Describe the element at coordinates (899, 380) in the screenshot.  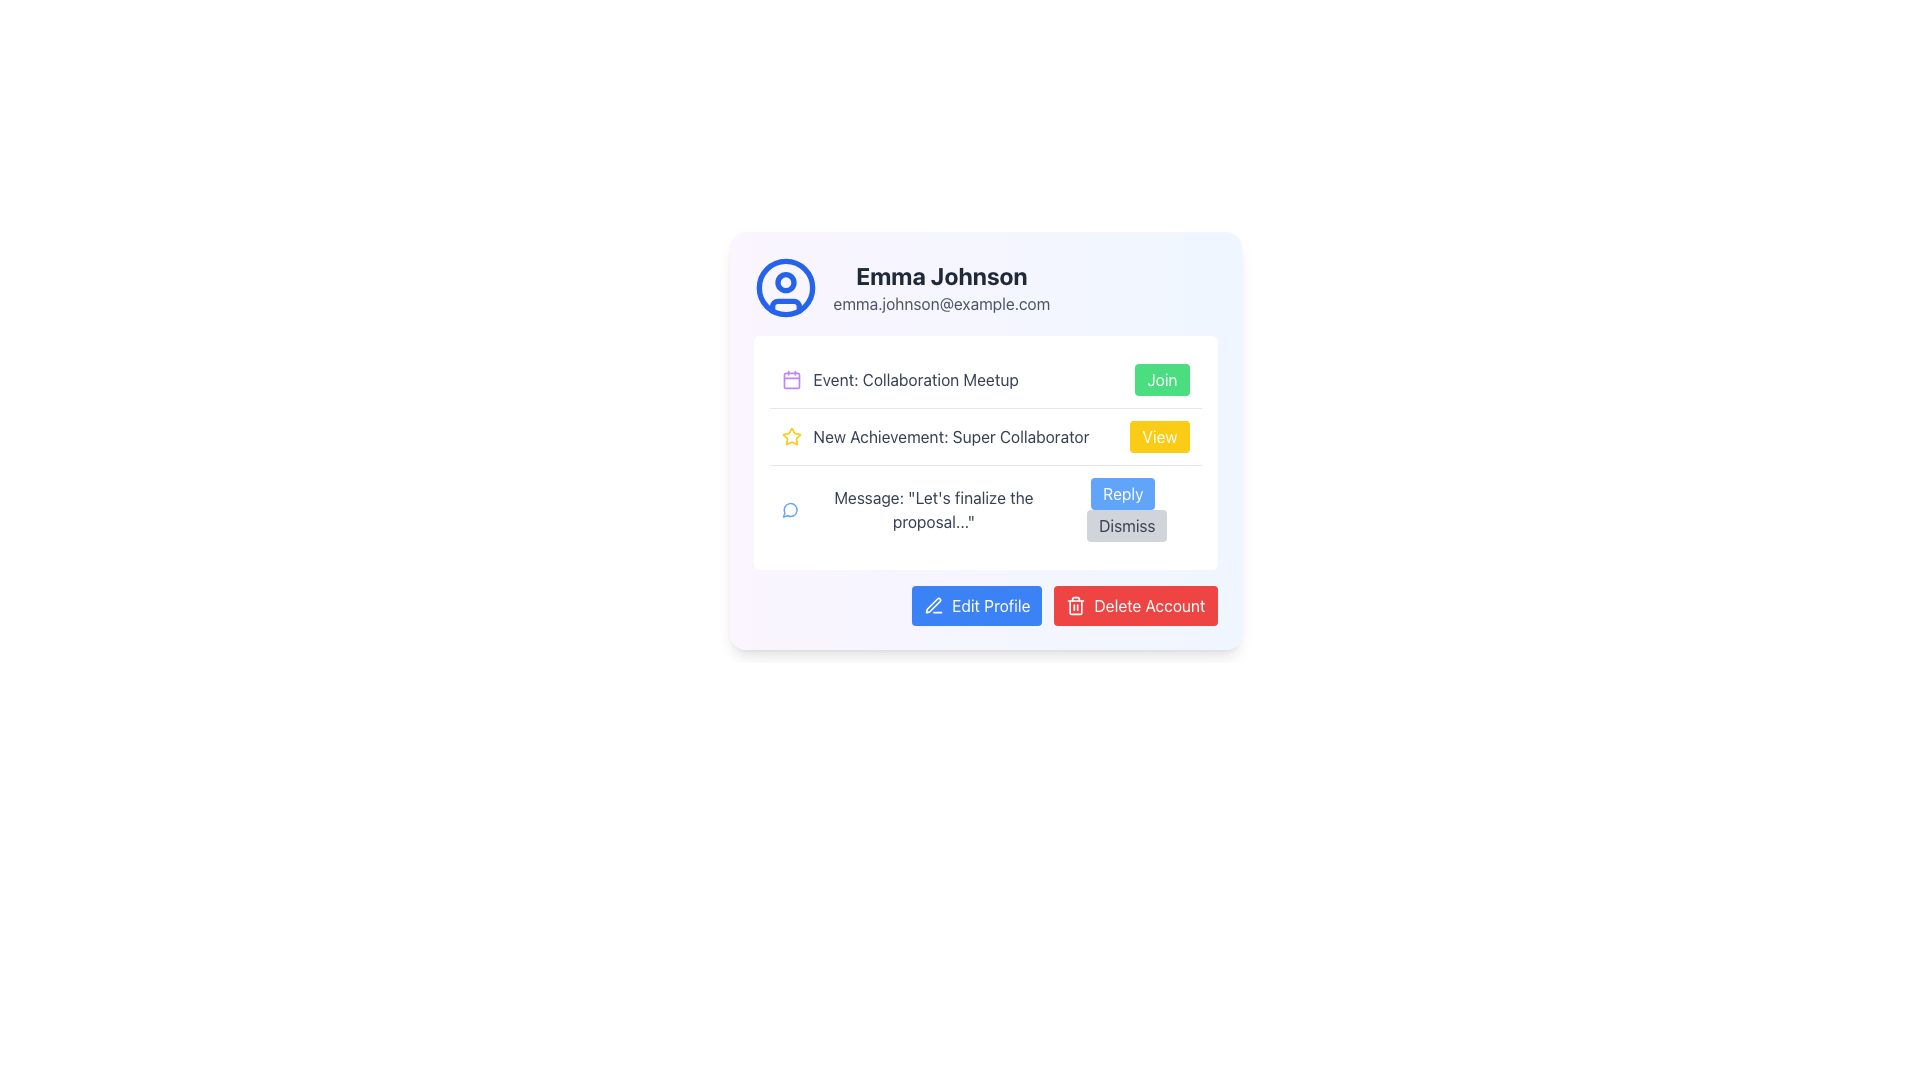
I see `event details for the 'Collaboration Meetup' which is represented by an icon and text label in the first item of the list` at that location.